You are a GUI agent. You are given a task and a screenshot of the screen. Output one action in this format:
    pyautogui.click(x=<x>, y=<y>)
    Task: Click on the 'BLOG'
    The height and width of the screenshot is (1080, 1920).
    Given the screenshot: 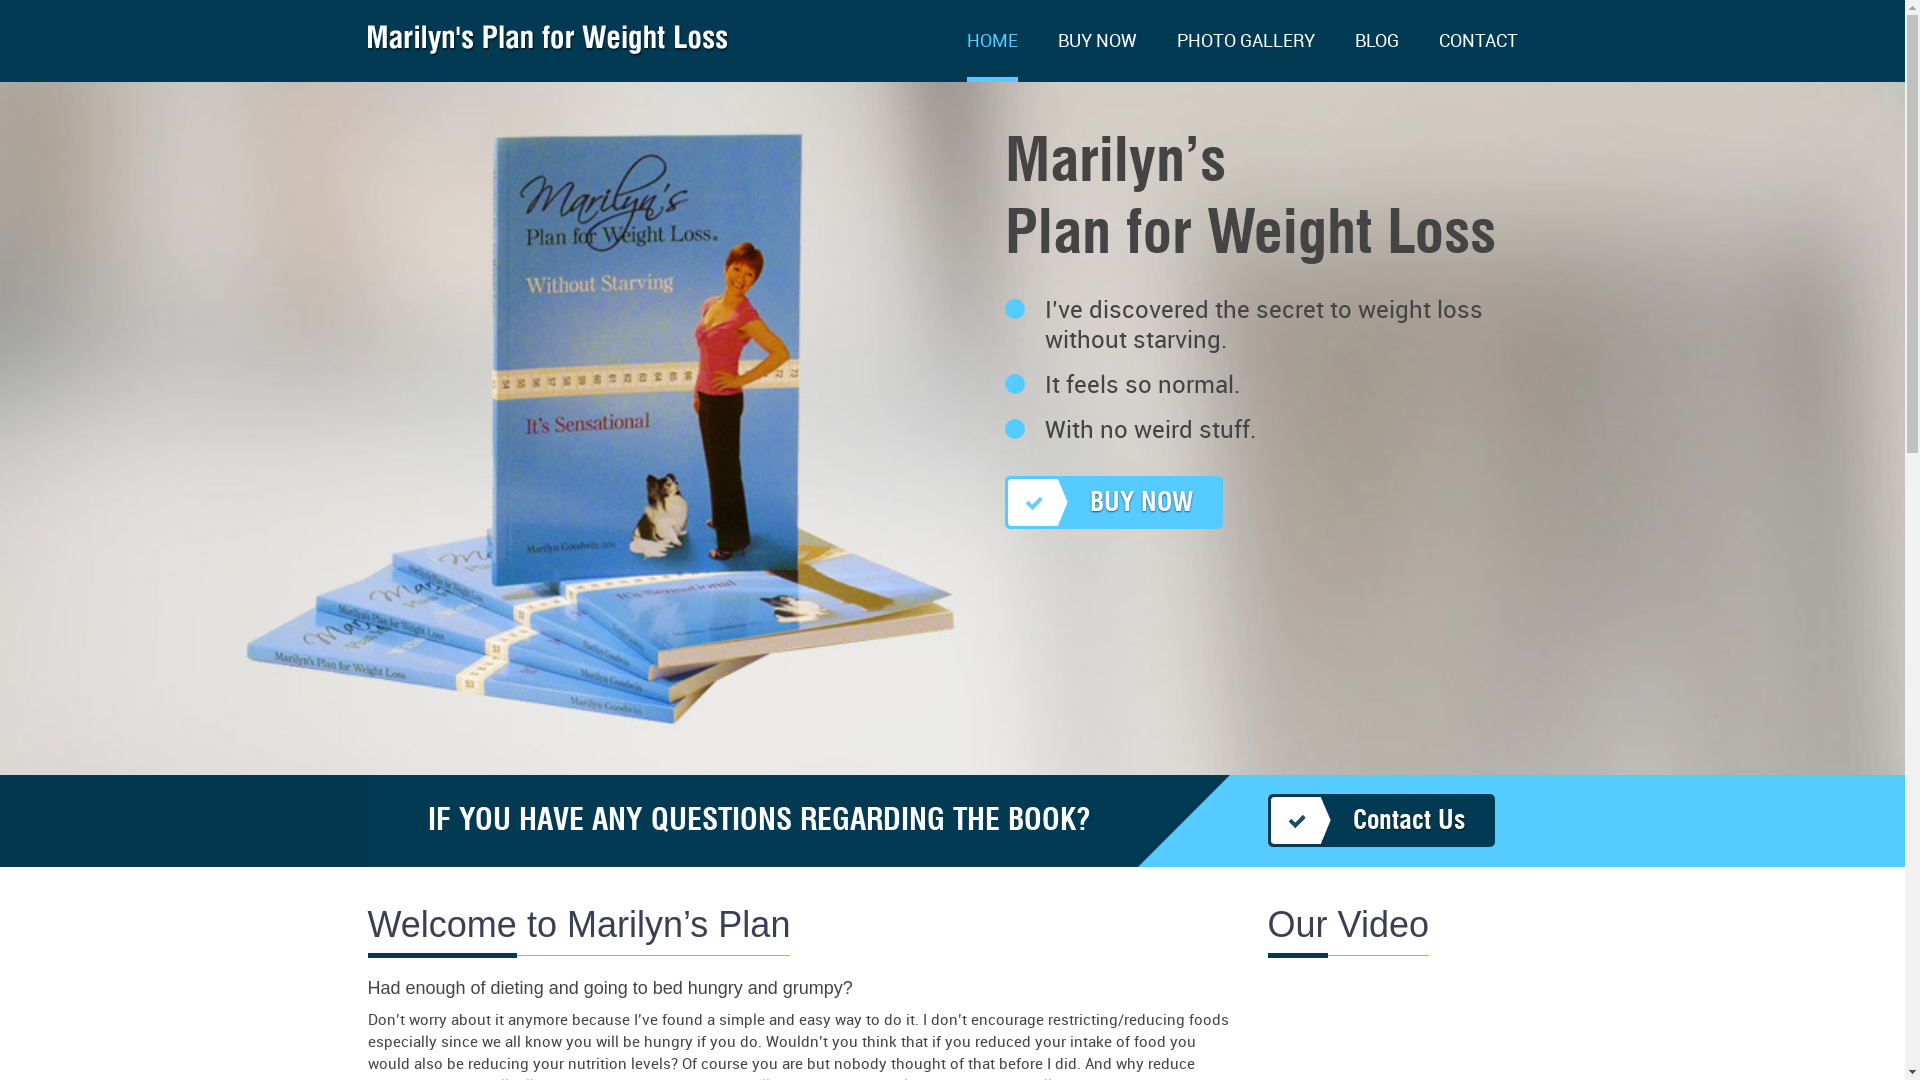 What is the action you would take?
    pyautogui.click(x=1375, y=56)
    